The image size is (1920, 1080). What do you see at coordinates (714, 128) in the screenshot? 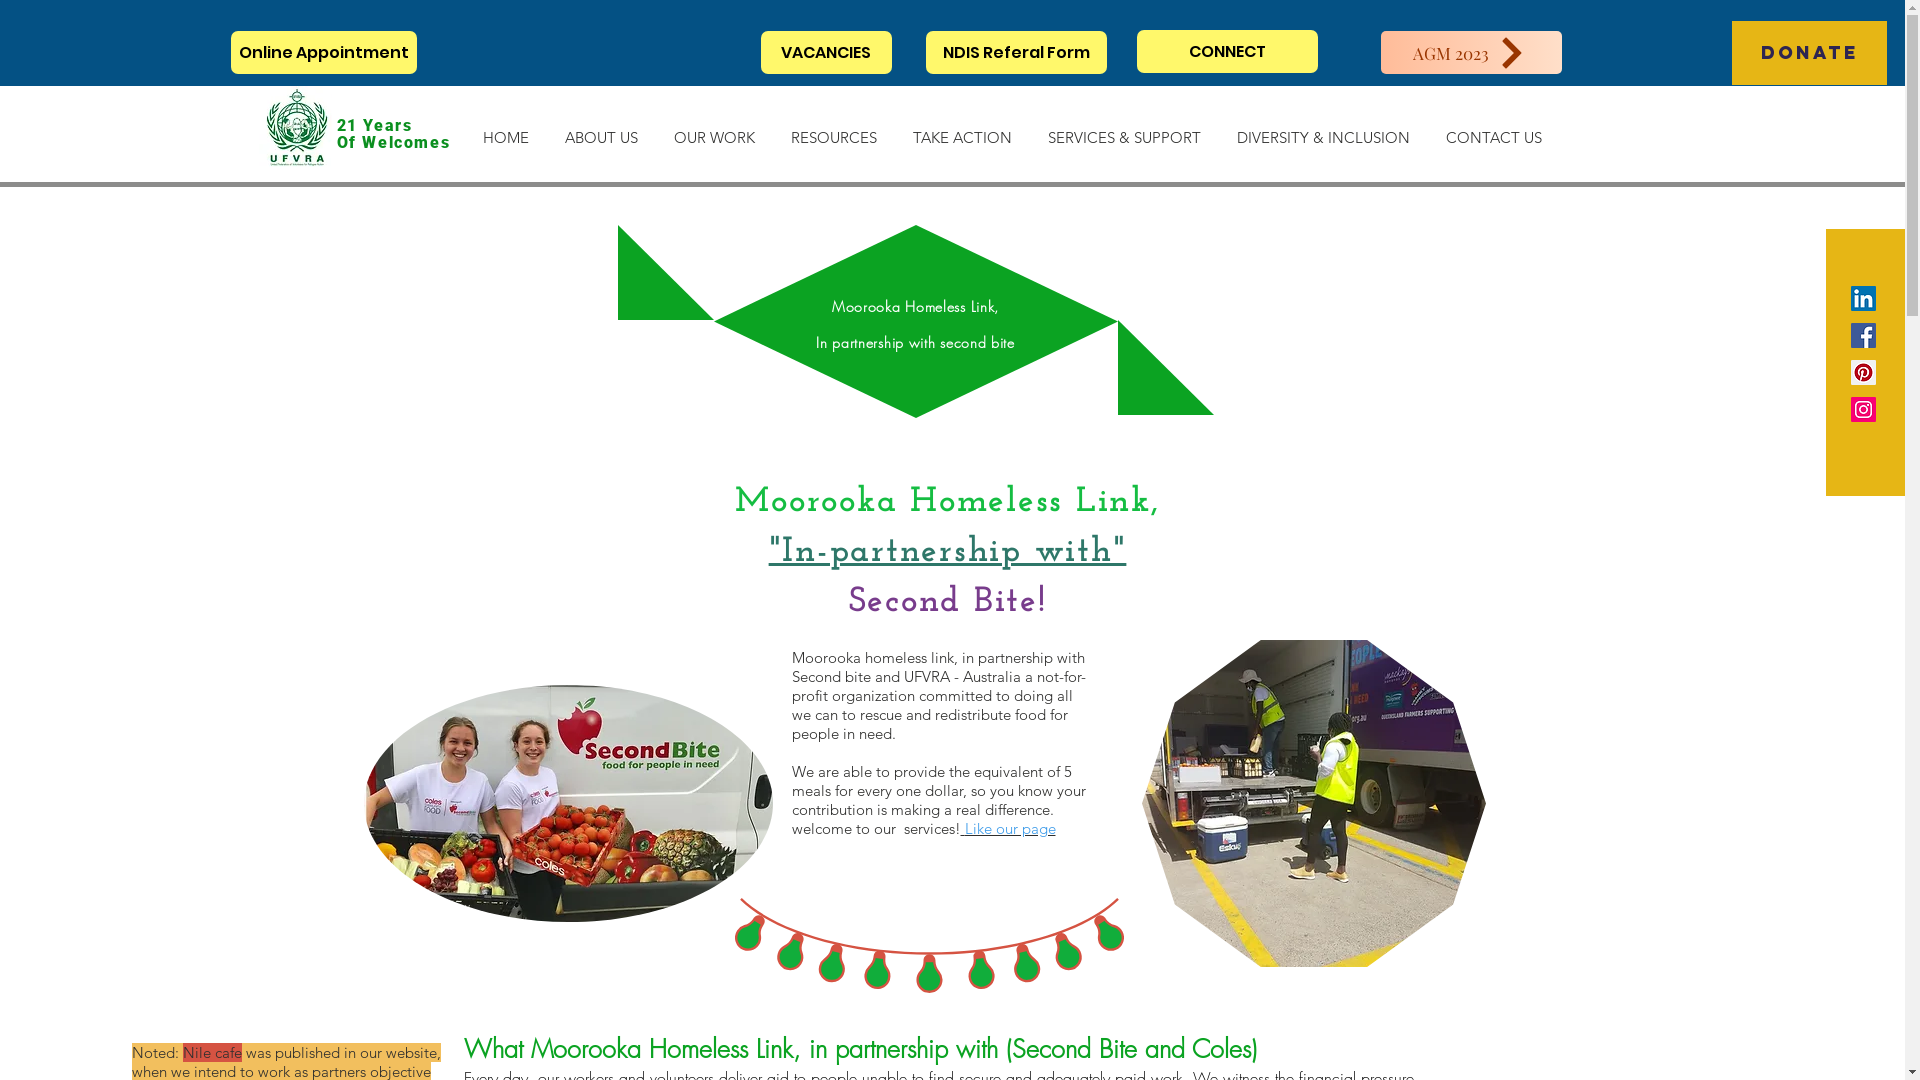
I see `'OUR WORK'` at bounding box center [714, 128].